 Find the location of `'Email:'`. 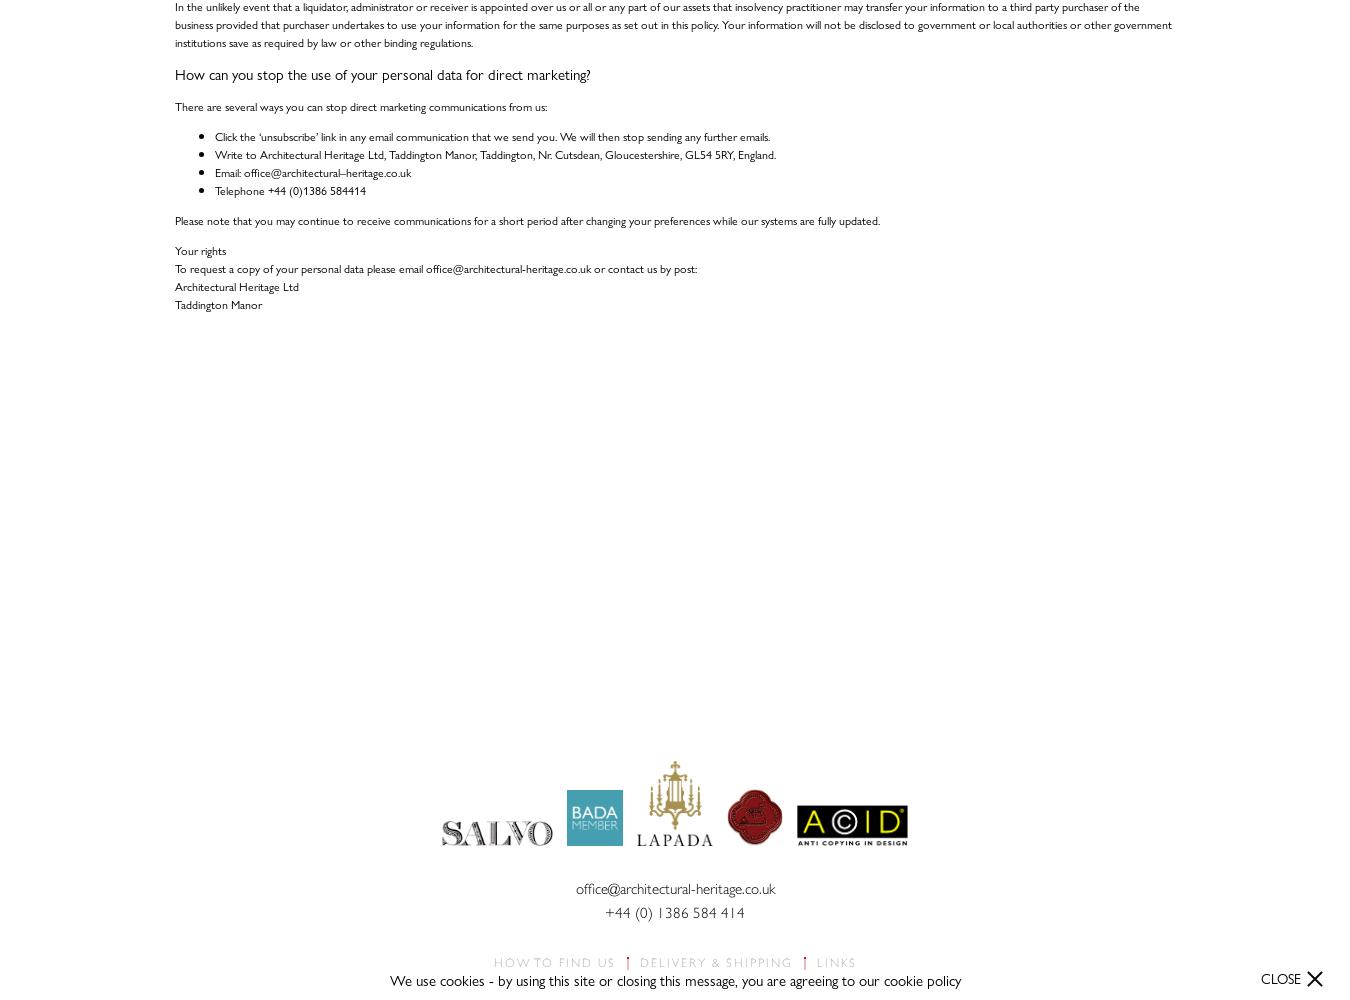

'Email:' is located at coordinates (228, 171).